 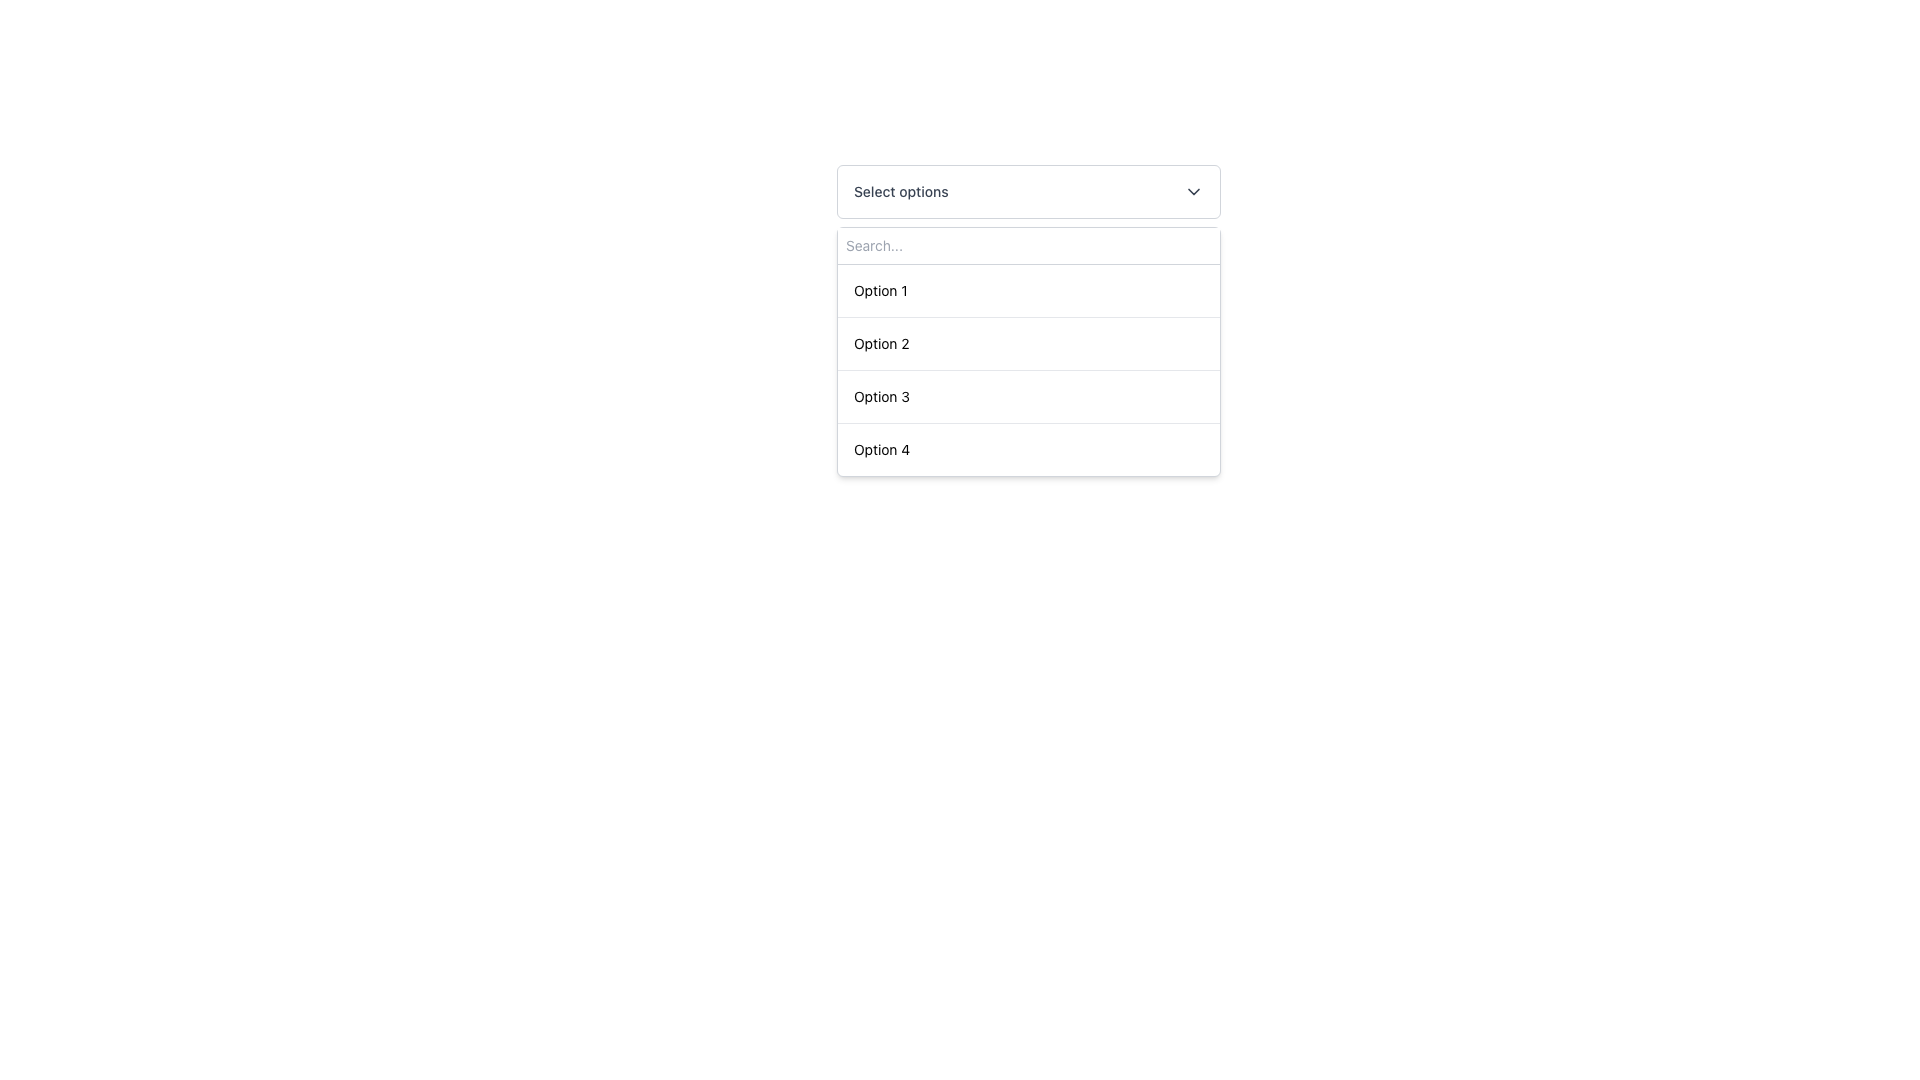 I want to click on to select the list item labeled 'Option 3' in the dropdown menu, which is the third option in the list, so click(x=1028, y=396).